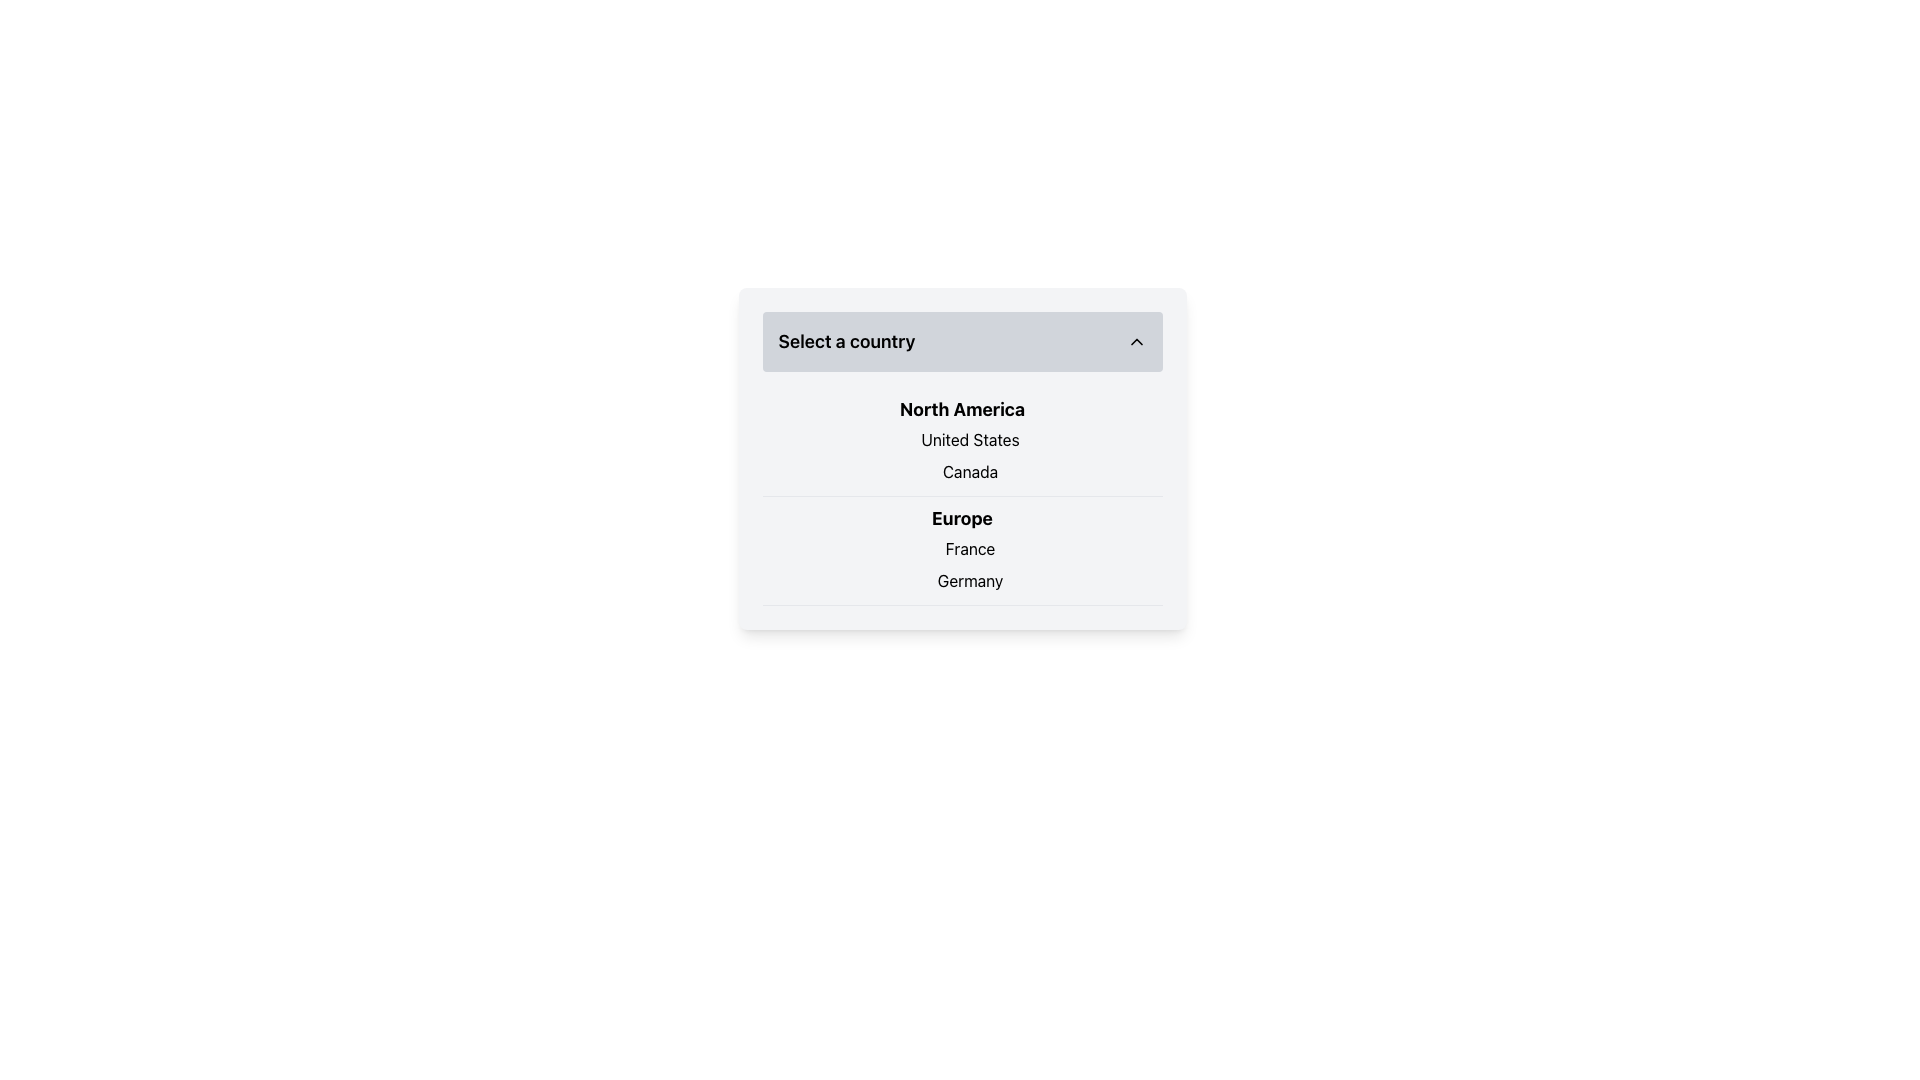 Image resolution: width=1920 pixels, height=1080 pixels. I want to click on the text label displaying 'Select a country' in bold font located in the upper left corner of the grey background area, adjacent to the chevron icon, so click(846, 341).